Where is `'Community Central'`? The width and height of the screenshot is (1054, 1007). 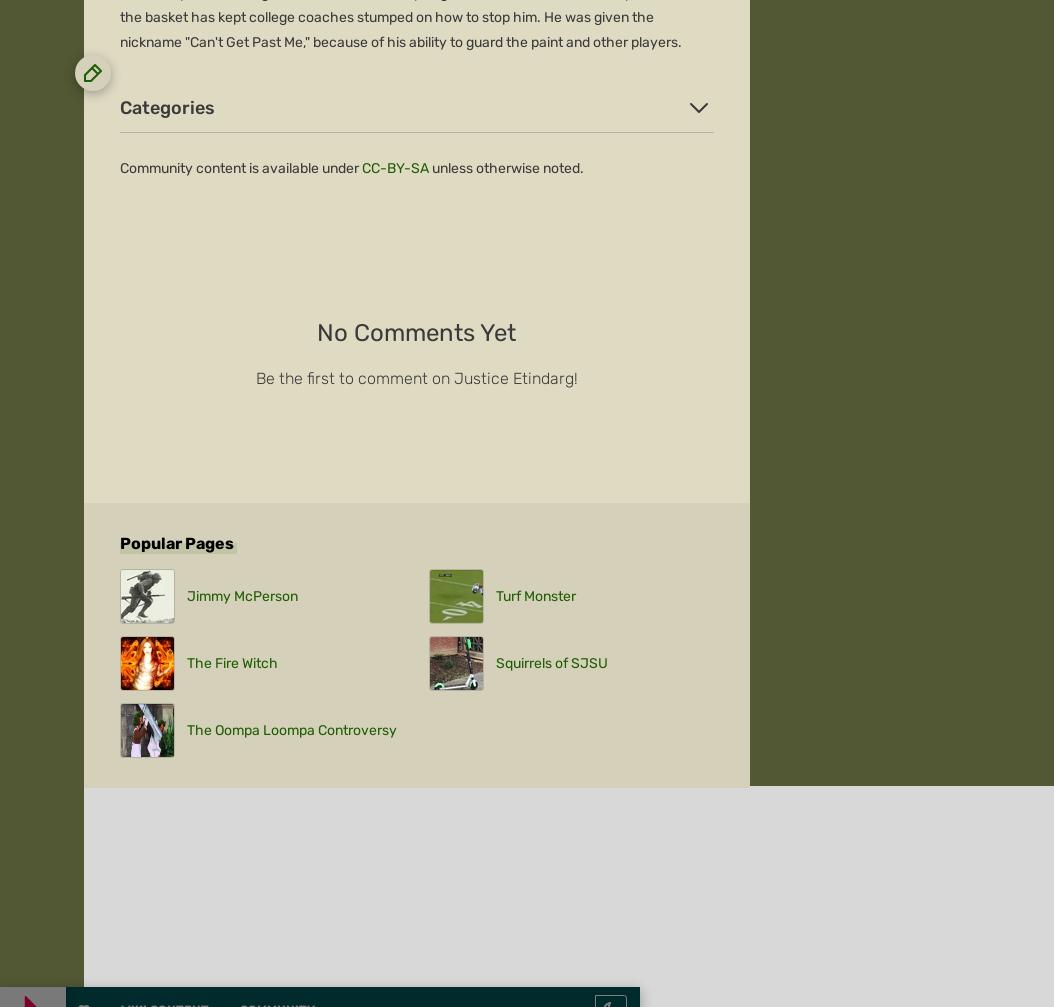 'Community Central' is located at coordinates (145, 472).